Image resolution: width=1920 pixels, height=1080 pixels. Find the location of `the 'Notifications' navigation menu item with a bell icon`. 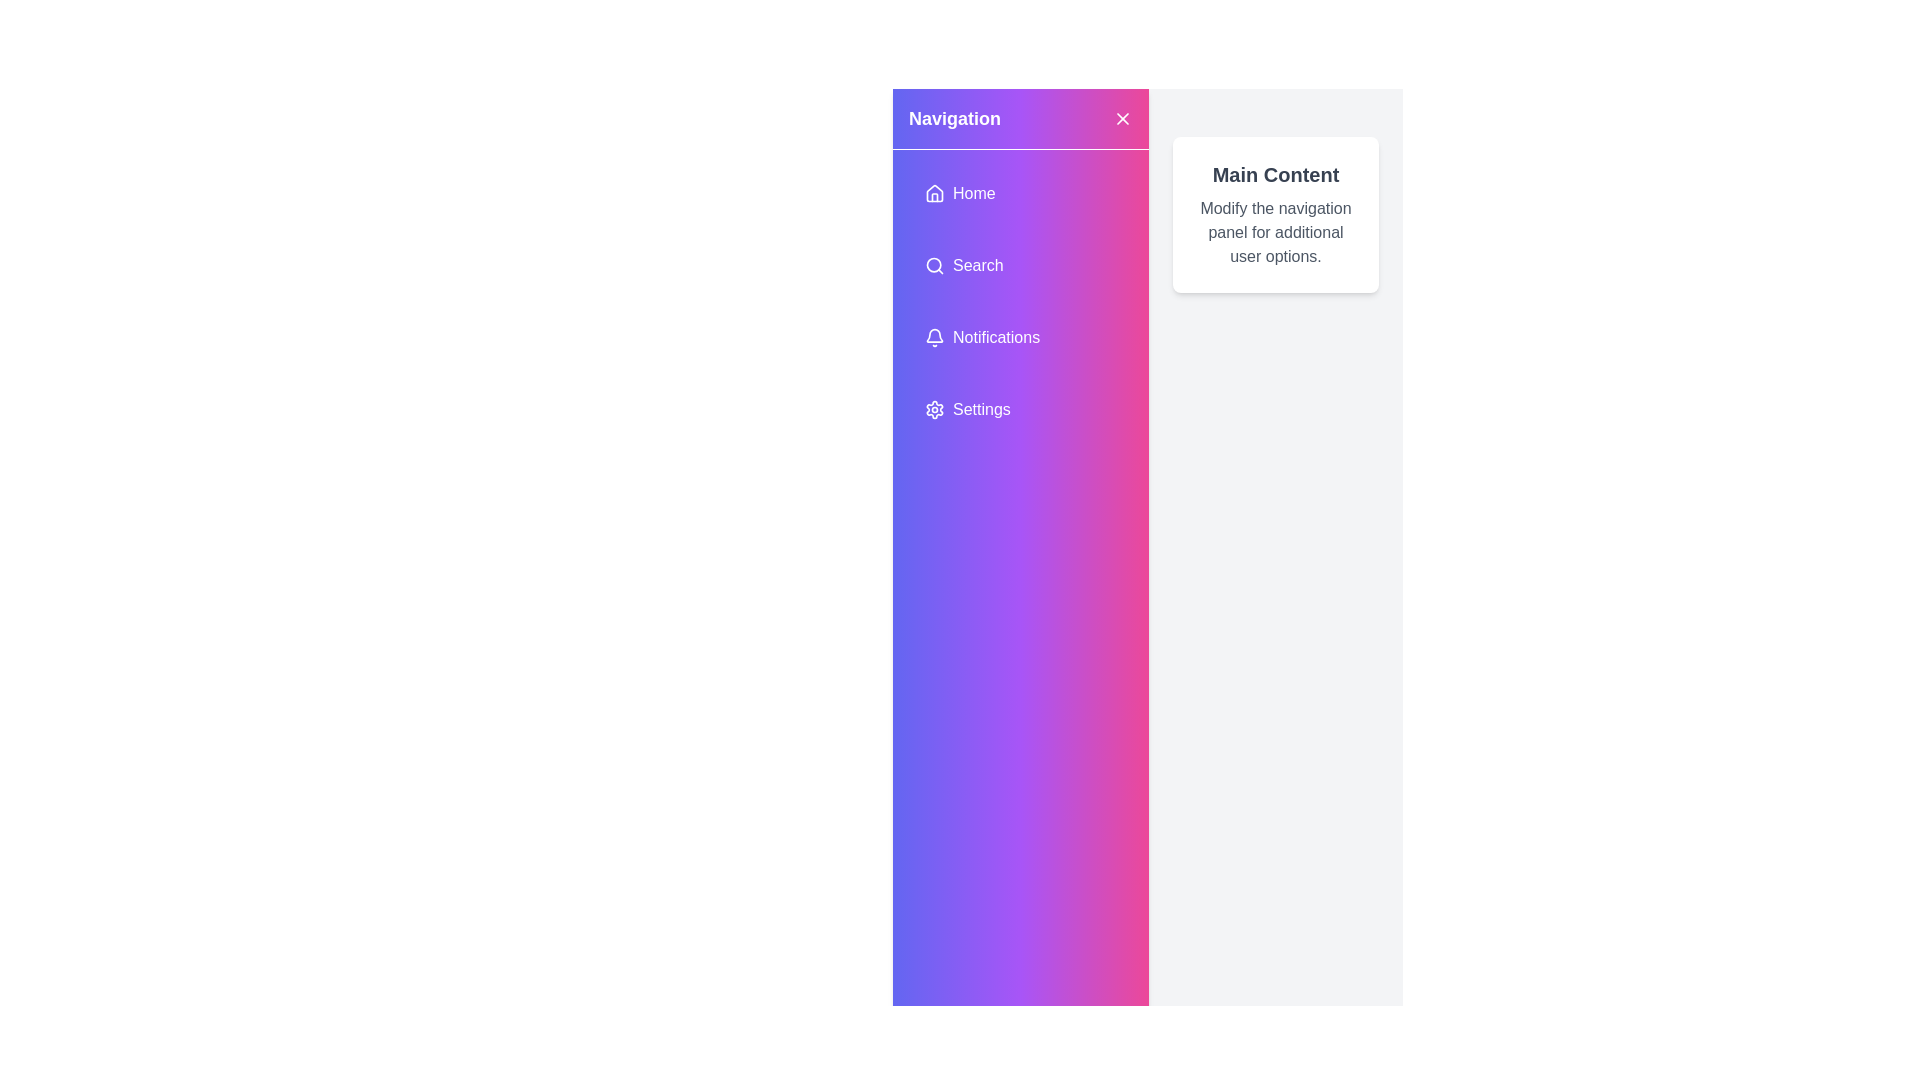

the 'Notifications' navigation menu item with a bell icon is located at coordinates (982, 337).